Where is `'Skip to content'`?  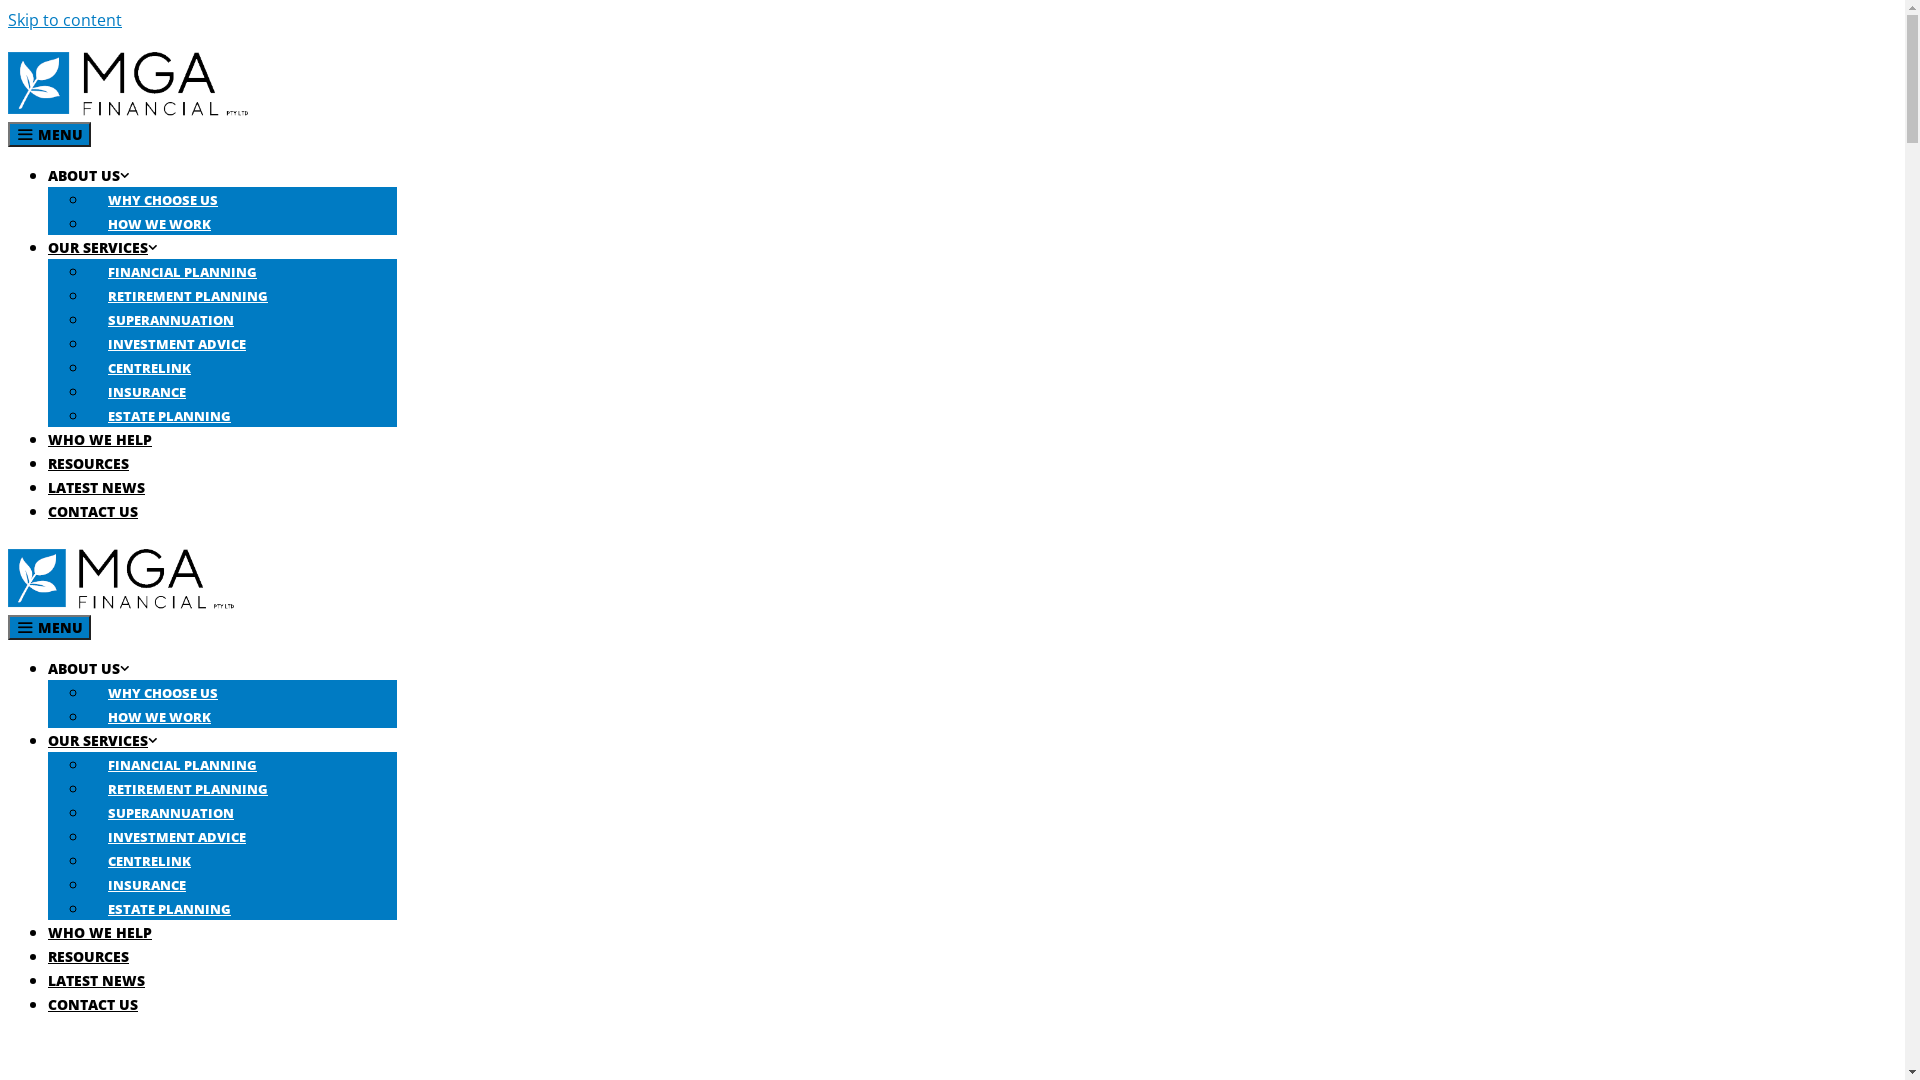
'Skip to content' is located at coordinates (65, 19).